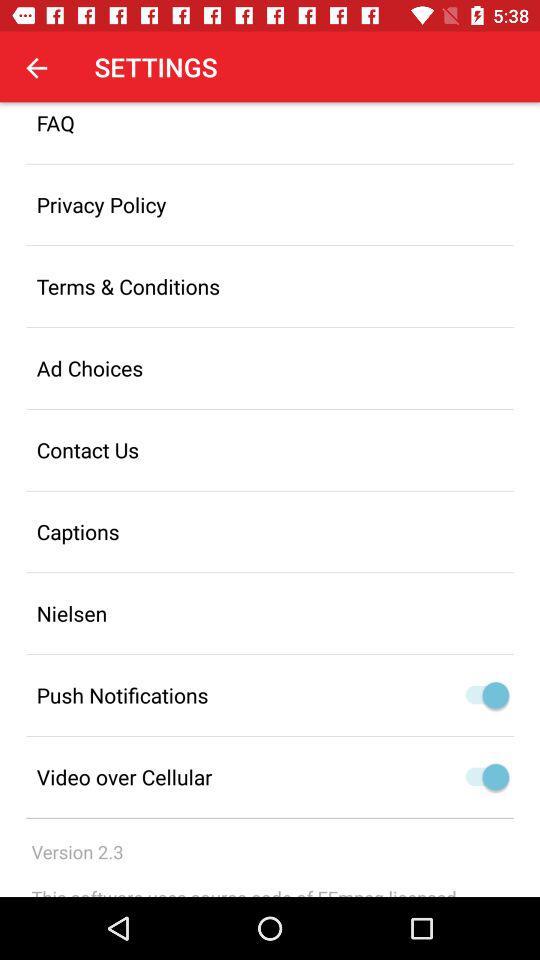 The height and width of the screenshot is (960, 540). What do you see at coordinates (36, 67) in the screenshot?
I see `the icon above the faq icon` at bounding box center [36, 67].